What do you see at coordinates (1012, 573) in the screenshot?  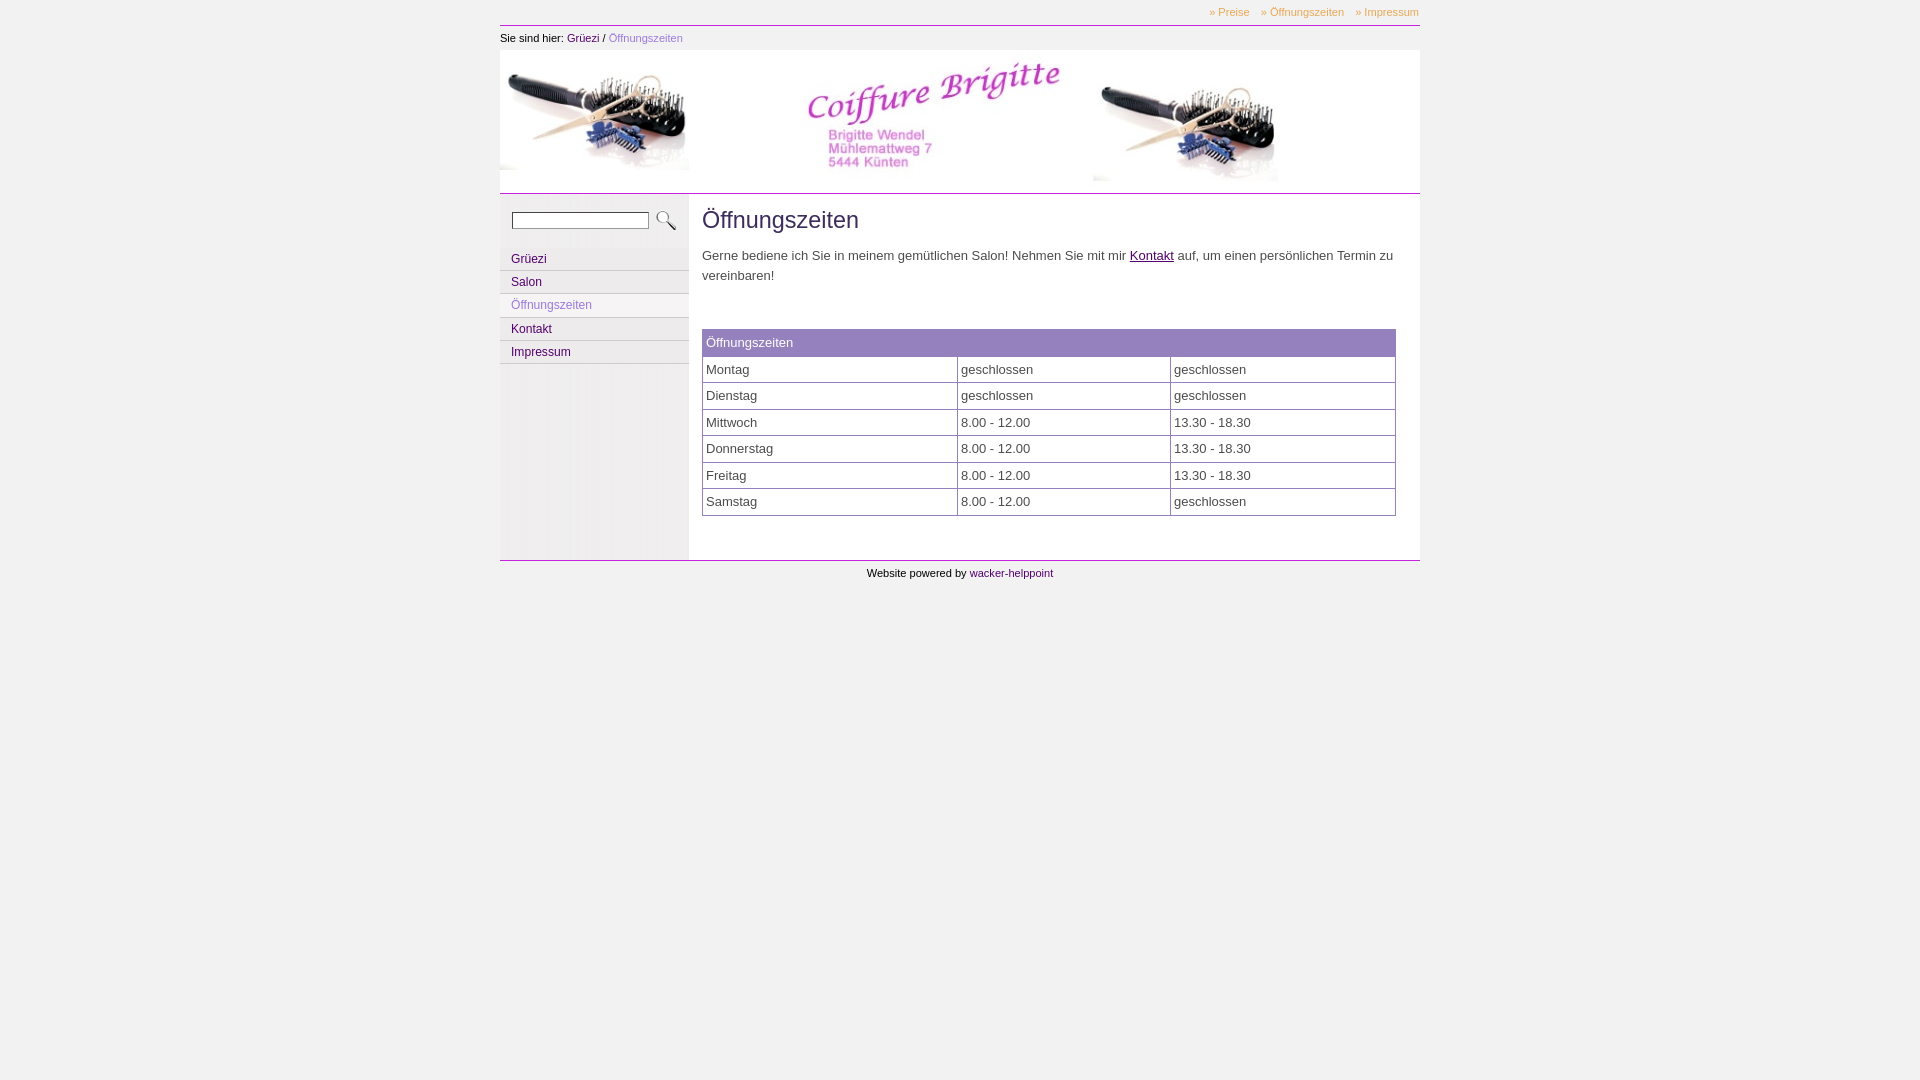 I see `'wacker-helppoint'` at bounding box center [1012, 573].